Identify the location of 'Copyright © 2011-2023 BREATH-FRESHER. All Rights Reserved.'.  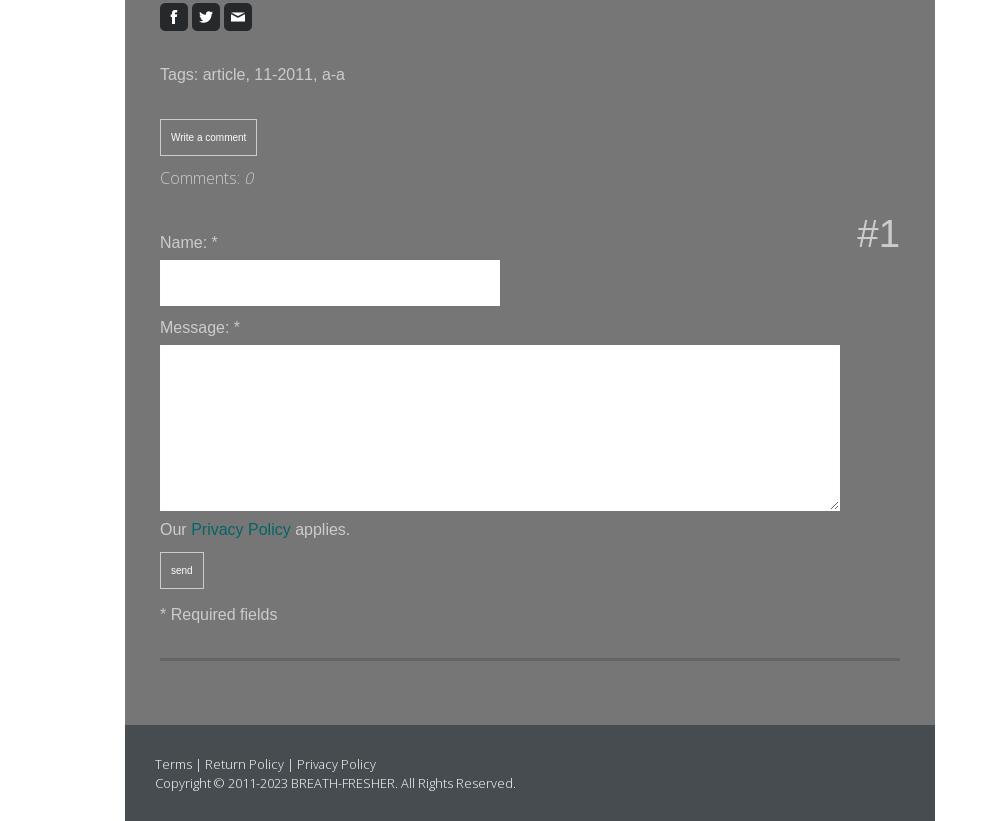
(334, 782).